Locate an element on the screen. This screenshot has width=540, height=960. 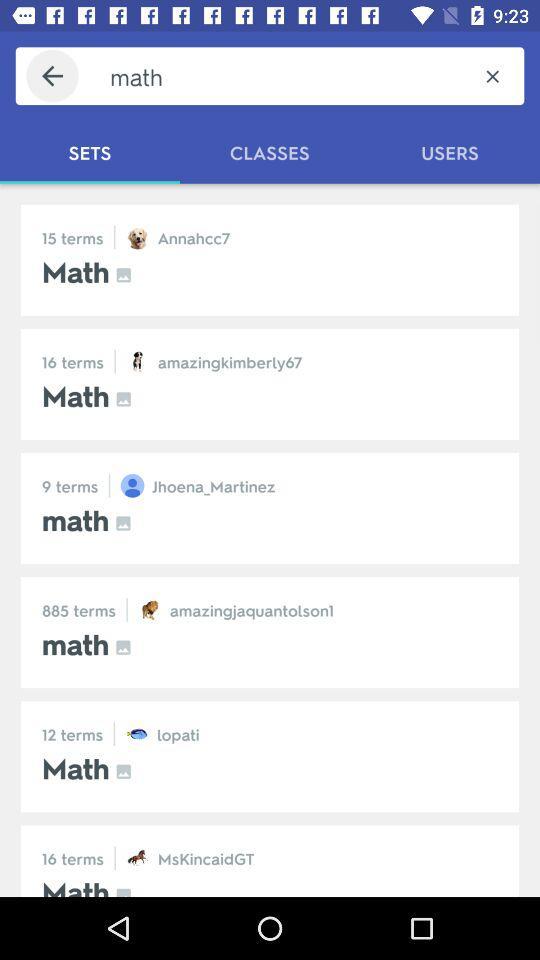
the item to the right of the math is located at coordinates (491, 76).